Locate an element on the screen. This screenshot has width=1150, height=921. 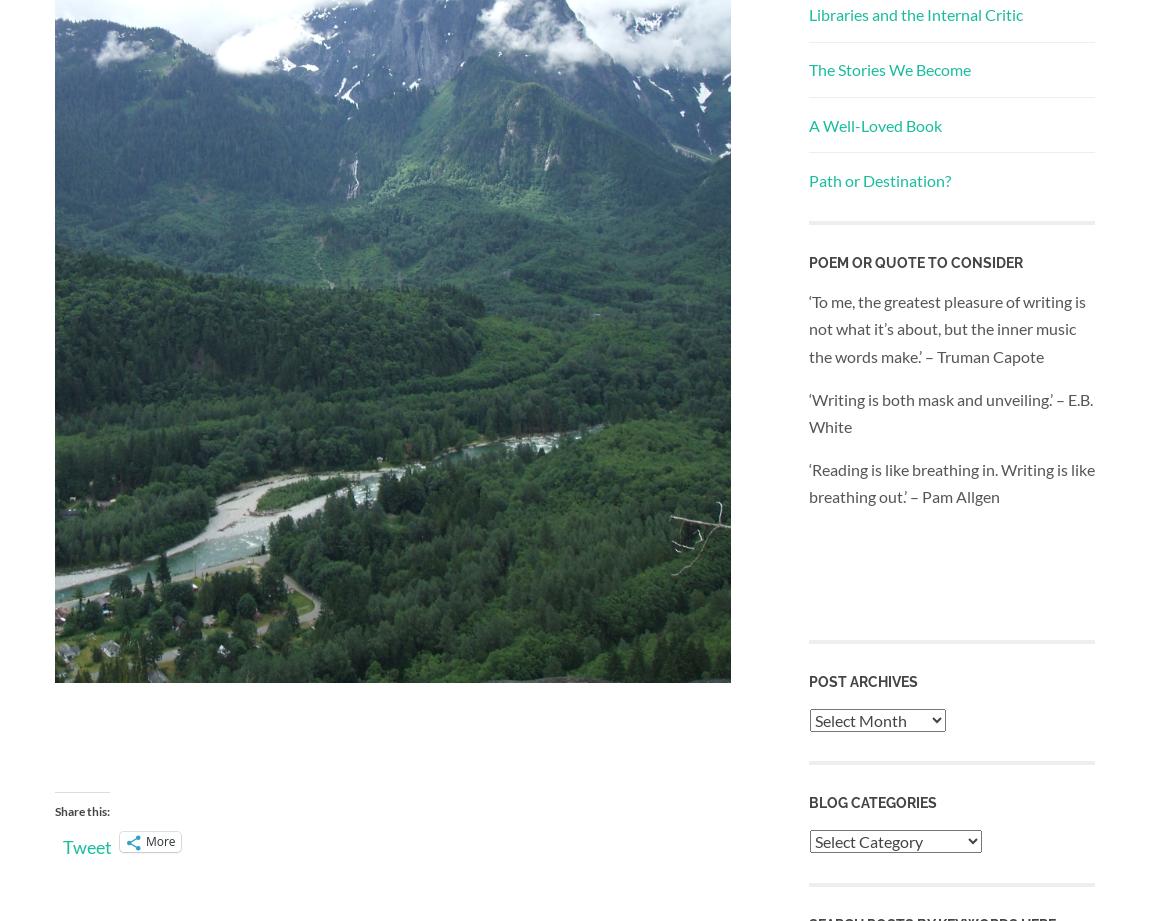
'More' is located at coordinates (159, 840).